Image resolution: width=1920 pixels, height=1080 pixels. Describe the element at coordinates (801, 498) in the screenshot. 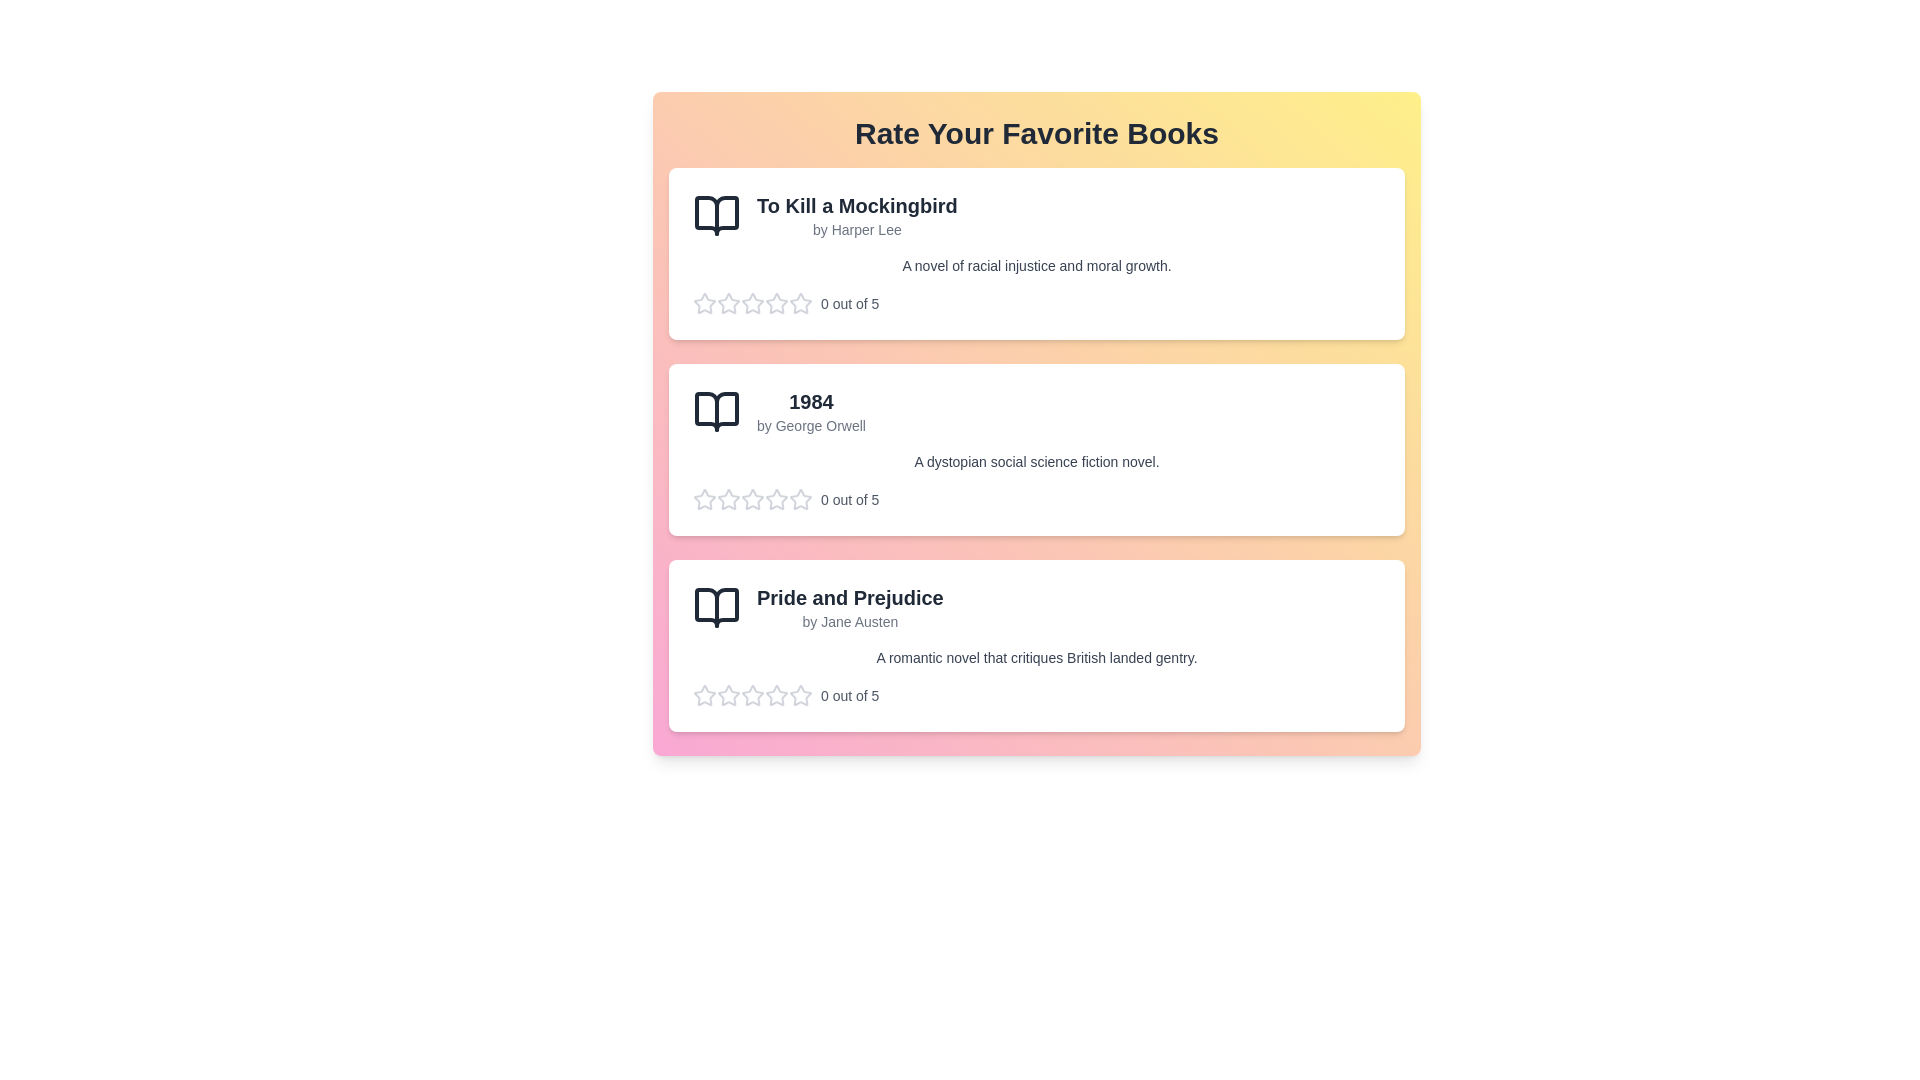

I see `the second star icon in the 5-star rating system for the book '1984' by George Orwell to rate it` at that location.